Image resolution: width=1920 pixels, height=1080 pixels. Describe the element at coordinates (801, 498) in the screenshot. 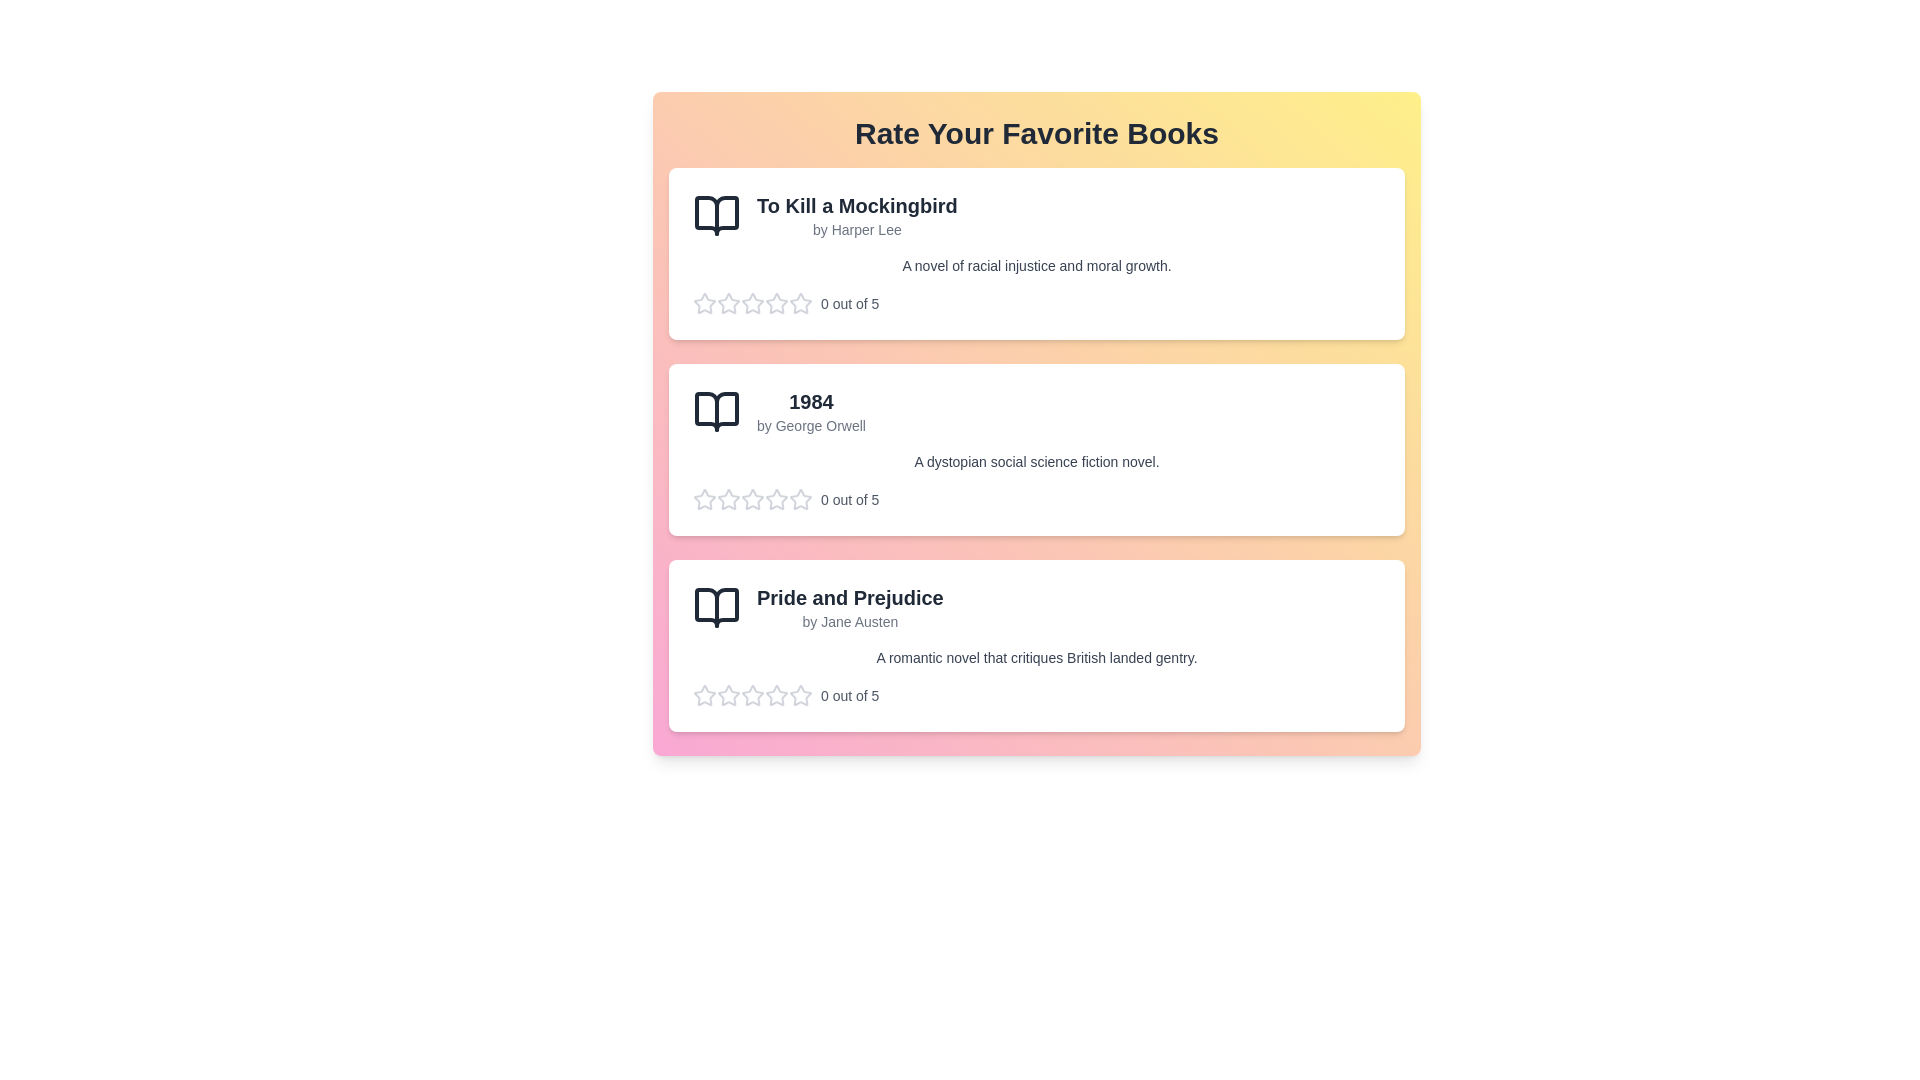

I see `the second star icon in the 5-star rating system for the book '1984' by George Orwell to rate it` at that location.